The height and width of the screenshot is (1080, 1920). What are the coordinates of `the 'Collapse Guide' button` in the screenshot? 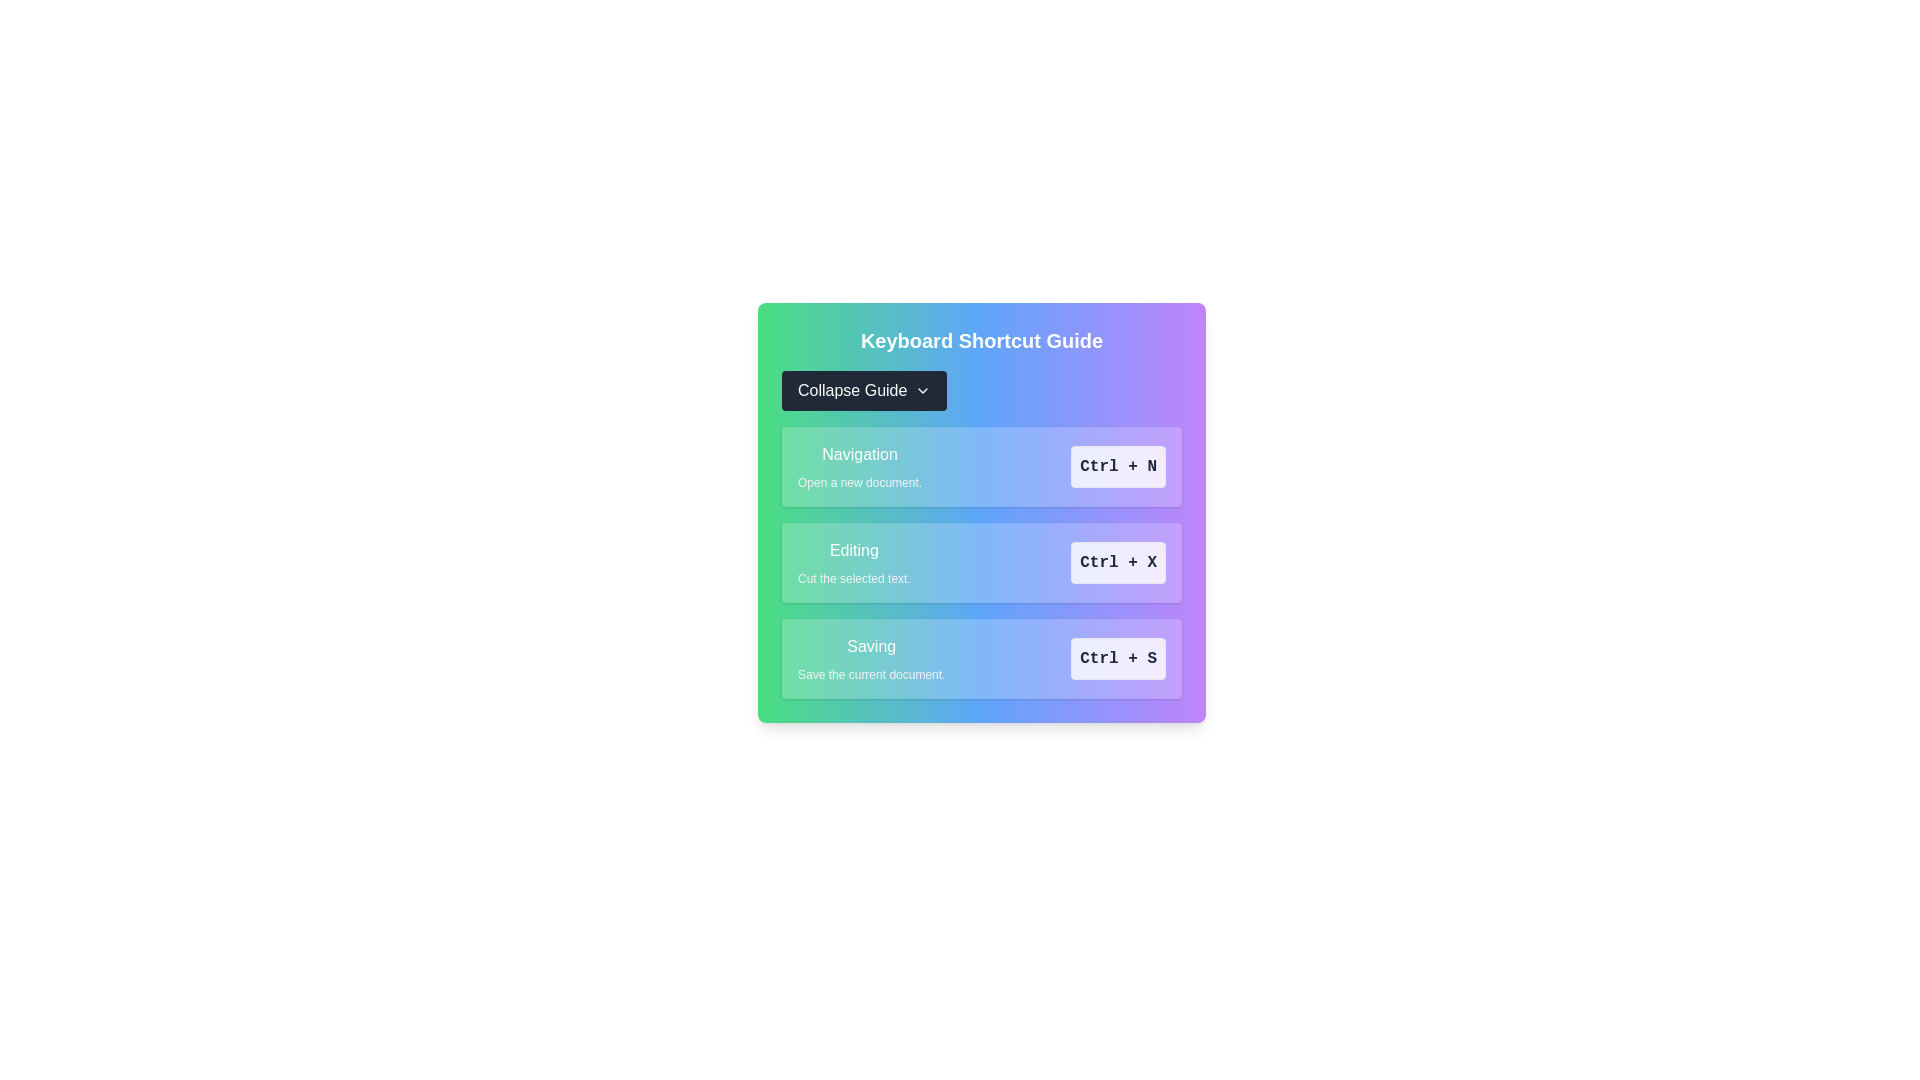 It's located at (864, 390).